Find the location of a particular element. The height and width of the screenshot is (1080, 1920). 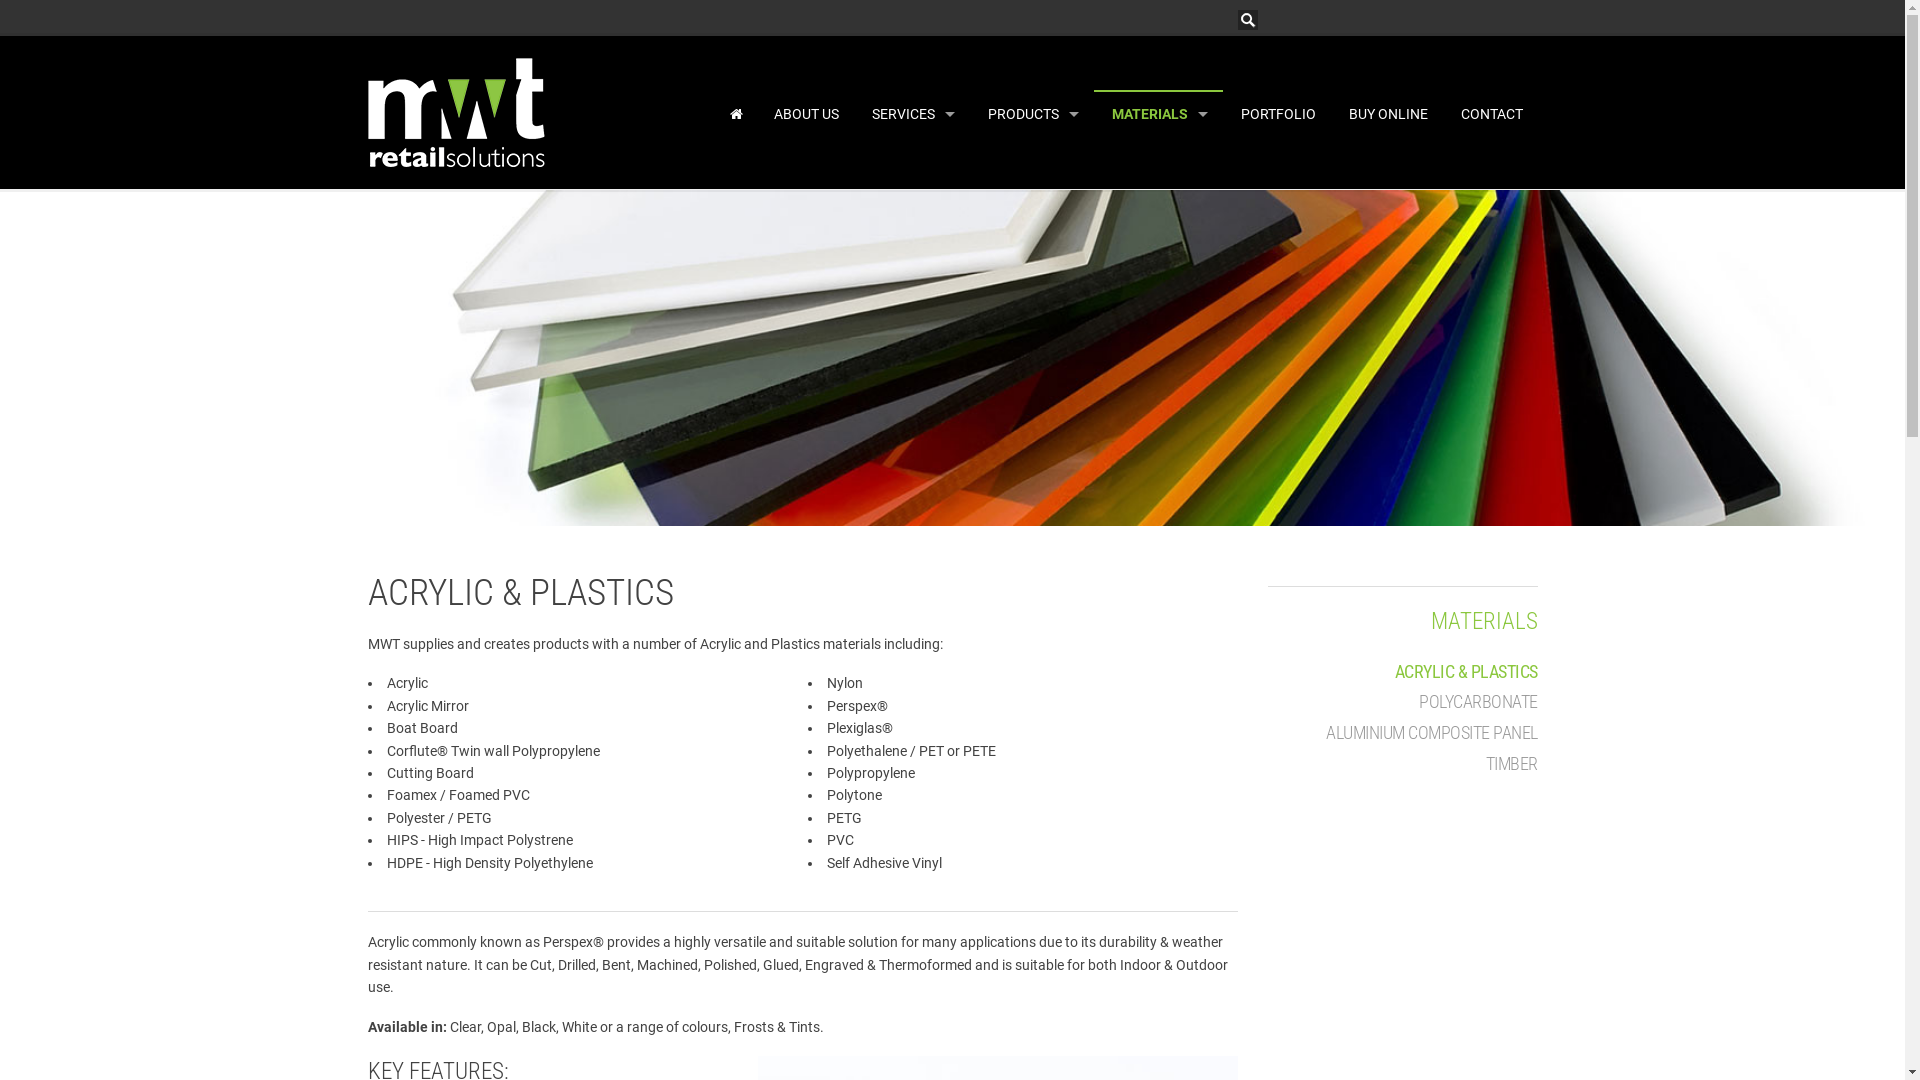

'ACRYLIC & PLASTICS' is located at coordinates (1465, 671).